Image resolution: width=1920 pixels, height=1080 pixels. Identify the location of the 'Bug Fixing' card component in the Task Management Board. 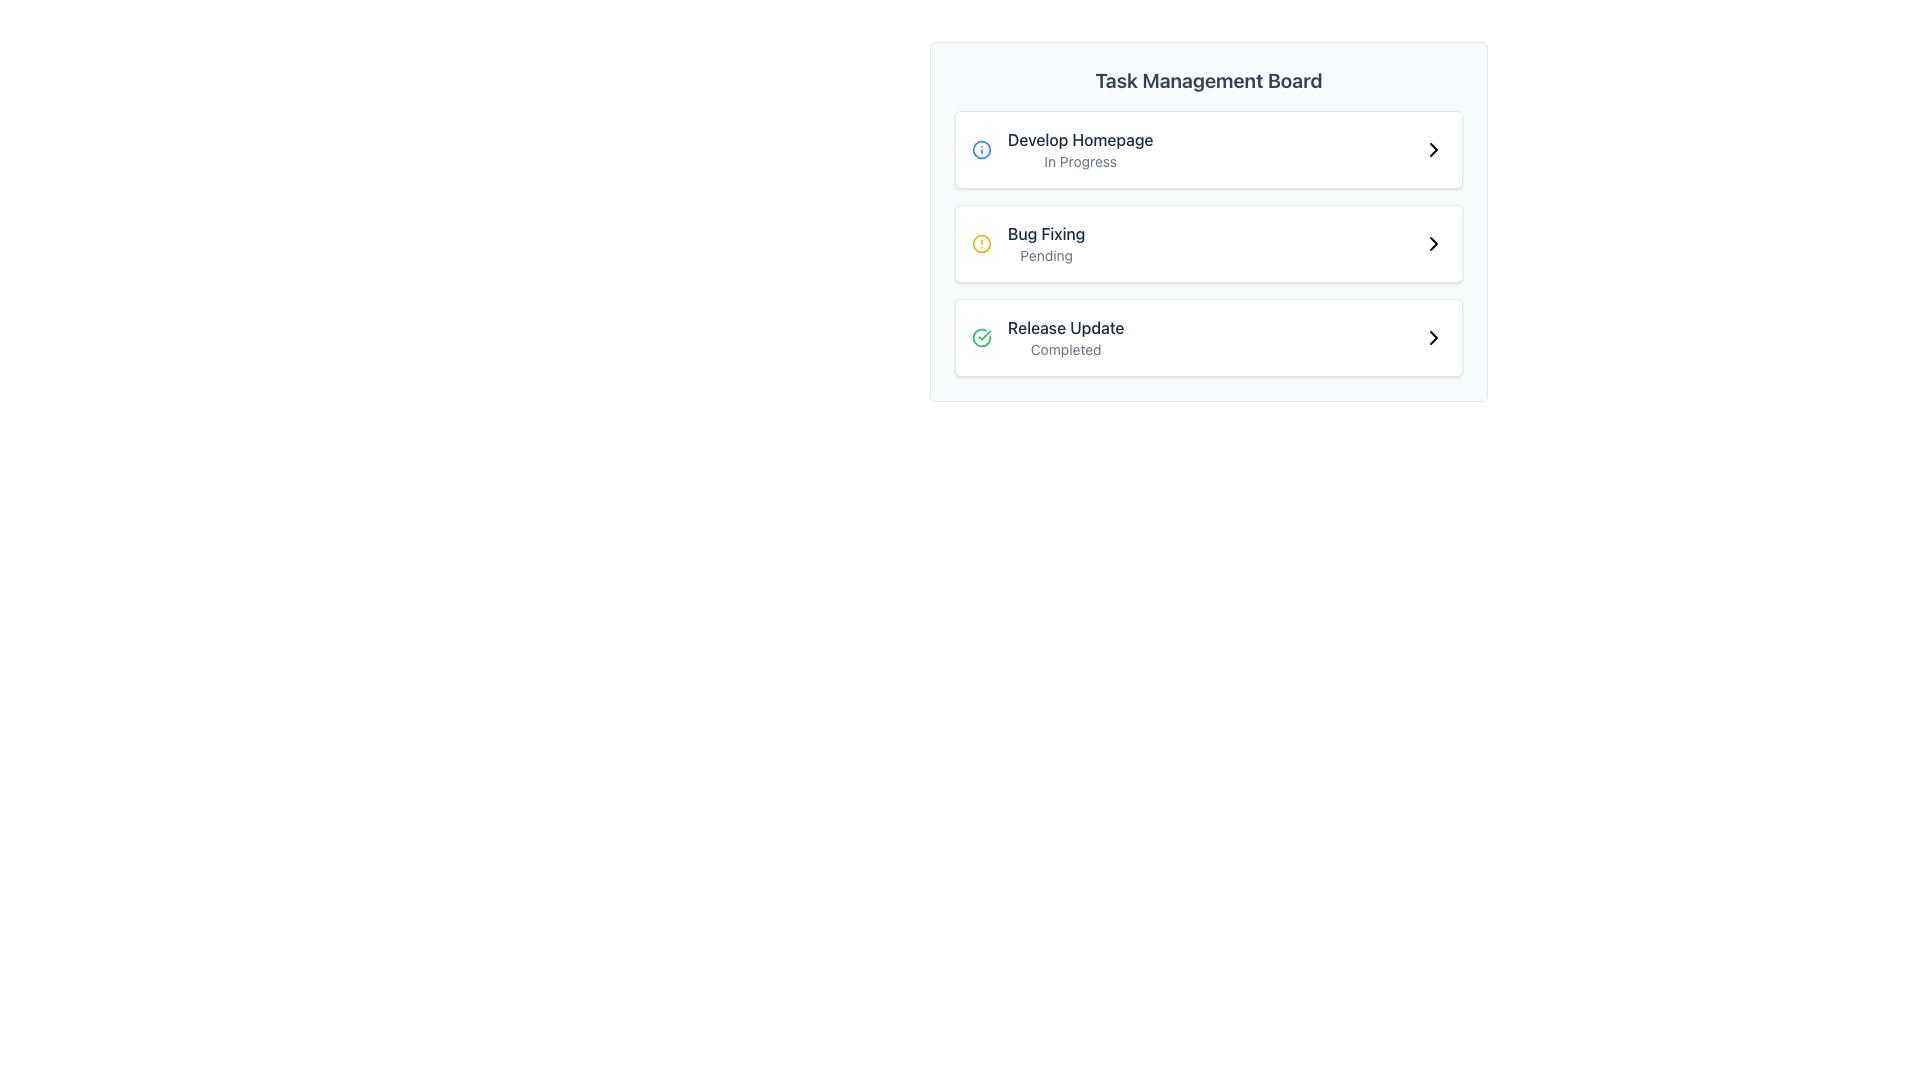
(1208, 222).